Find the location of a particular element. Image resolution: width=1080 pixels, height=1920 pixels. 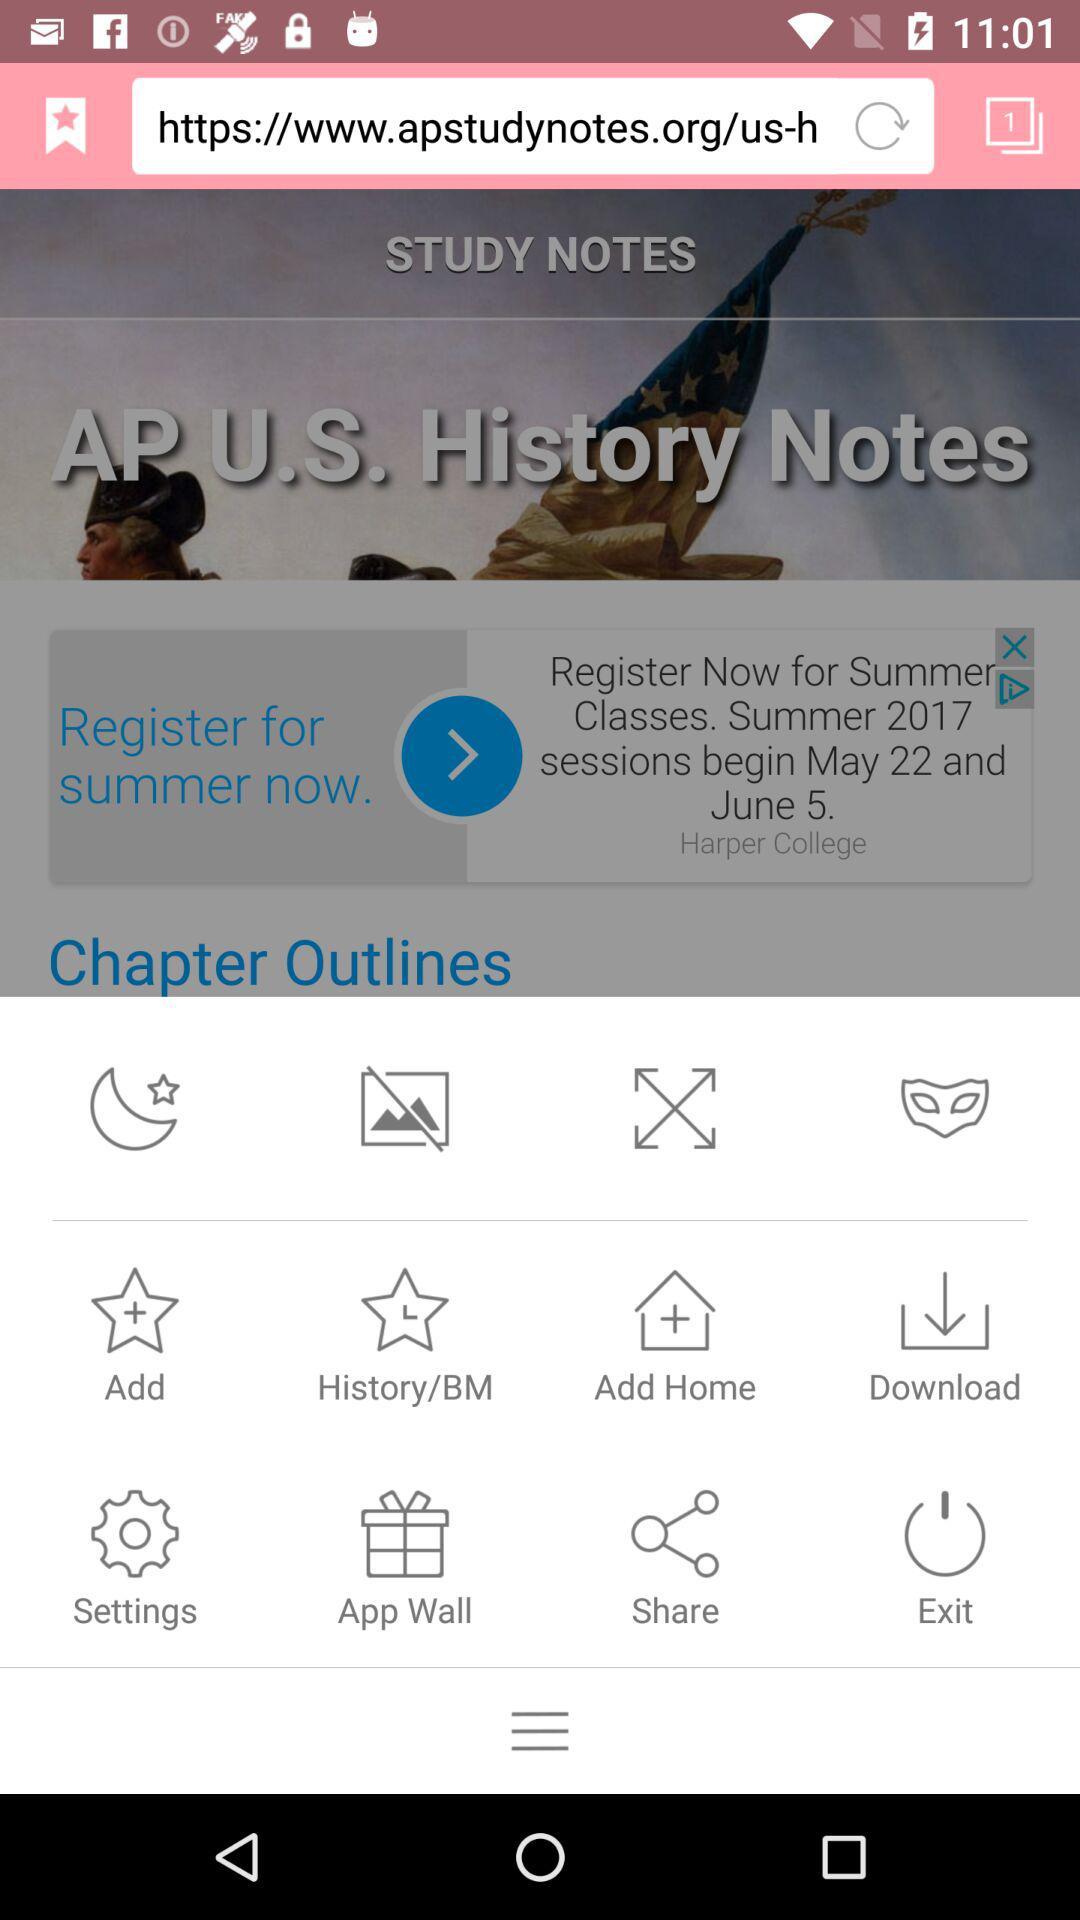

the bookmark icon is located at coordinates (64, 133).